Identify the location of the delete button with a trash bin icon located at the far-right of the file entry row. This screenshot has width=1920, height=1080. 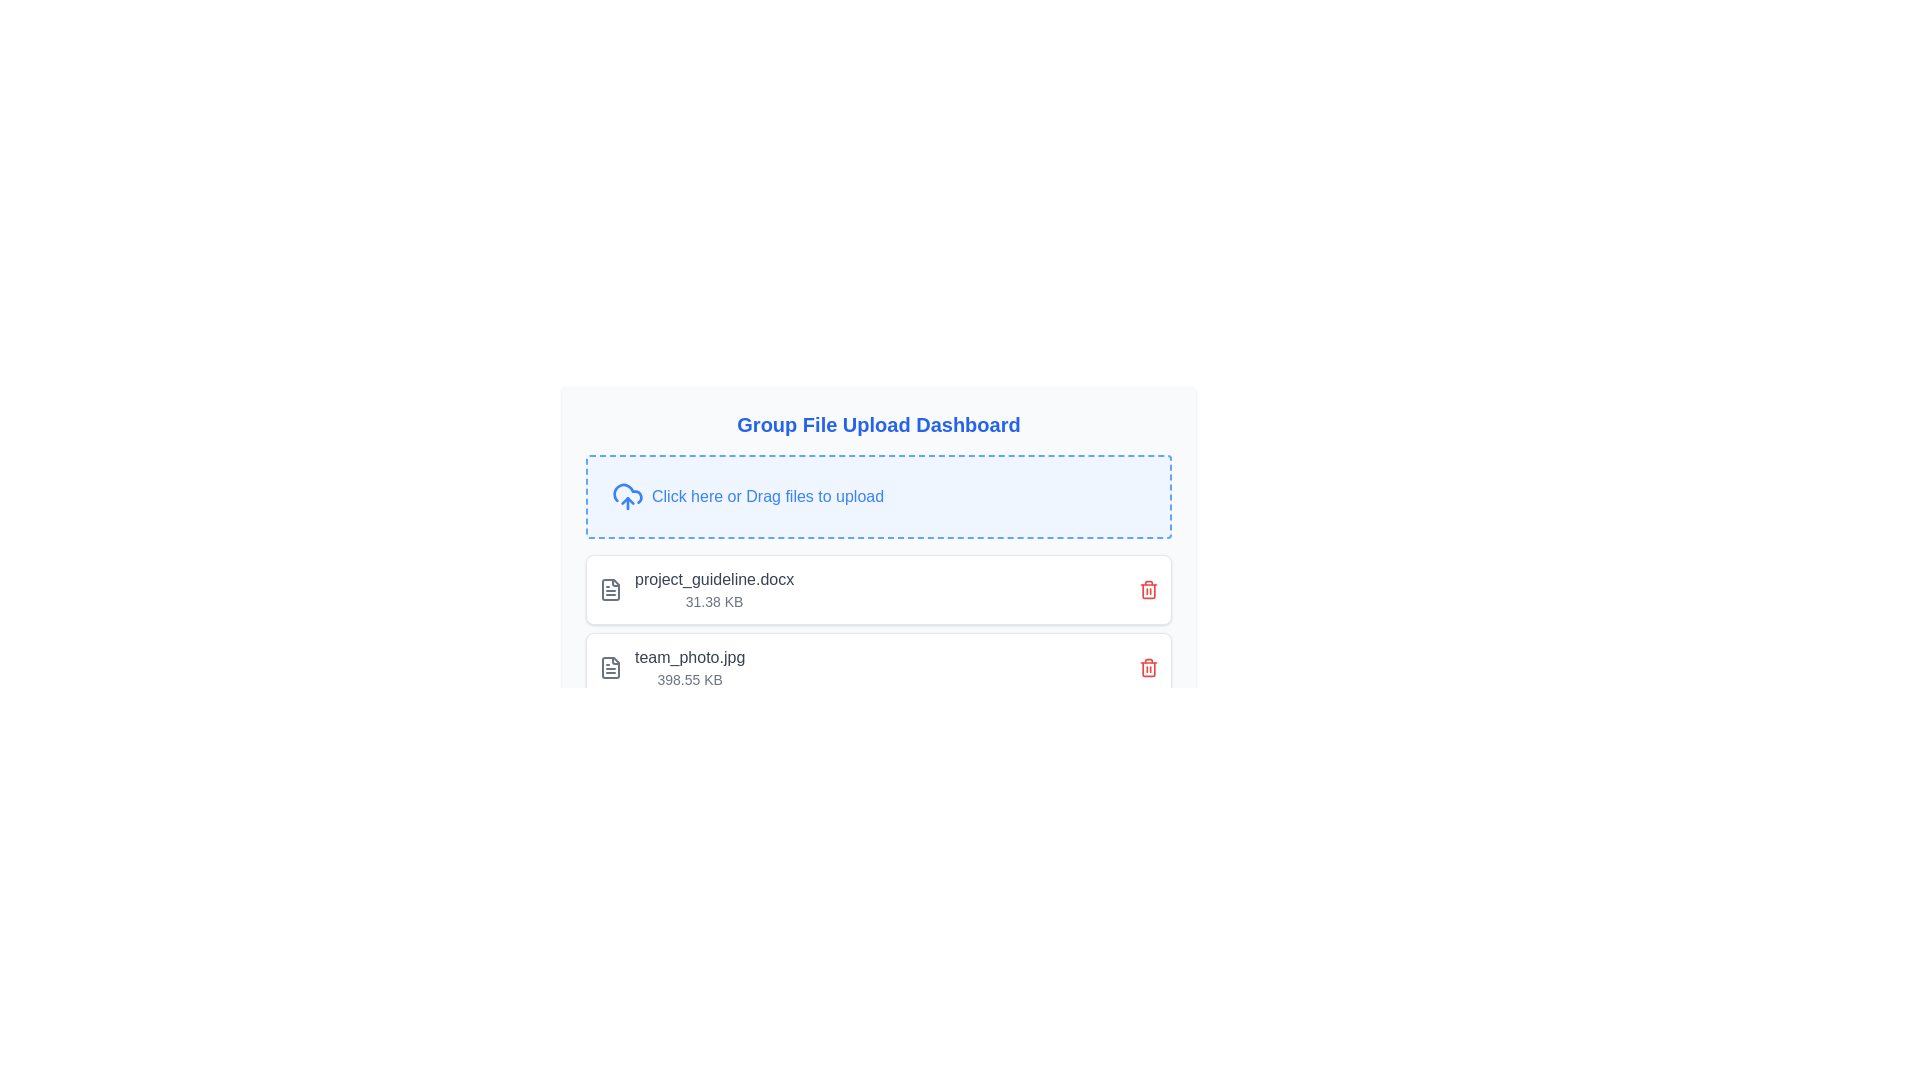
(1148, 589).